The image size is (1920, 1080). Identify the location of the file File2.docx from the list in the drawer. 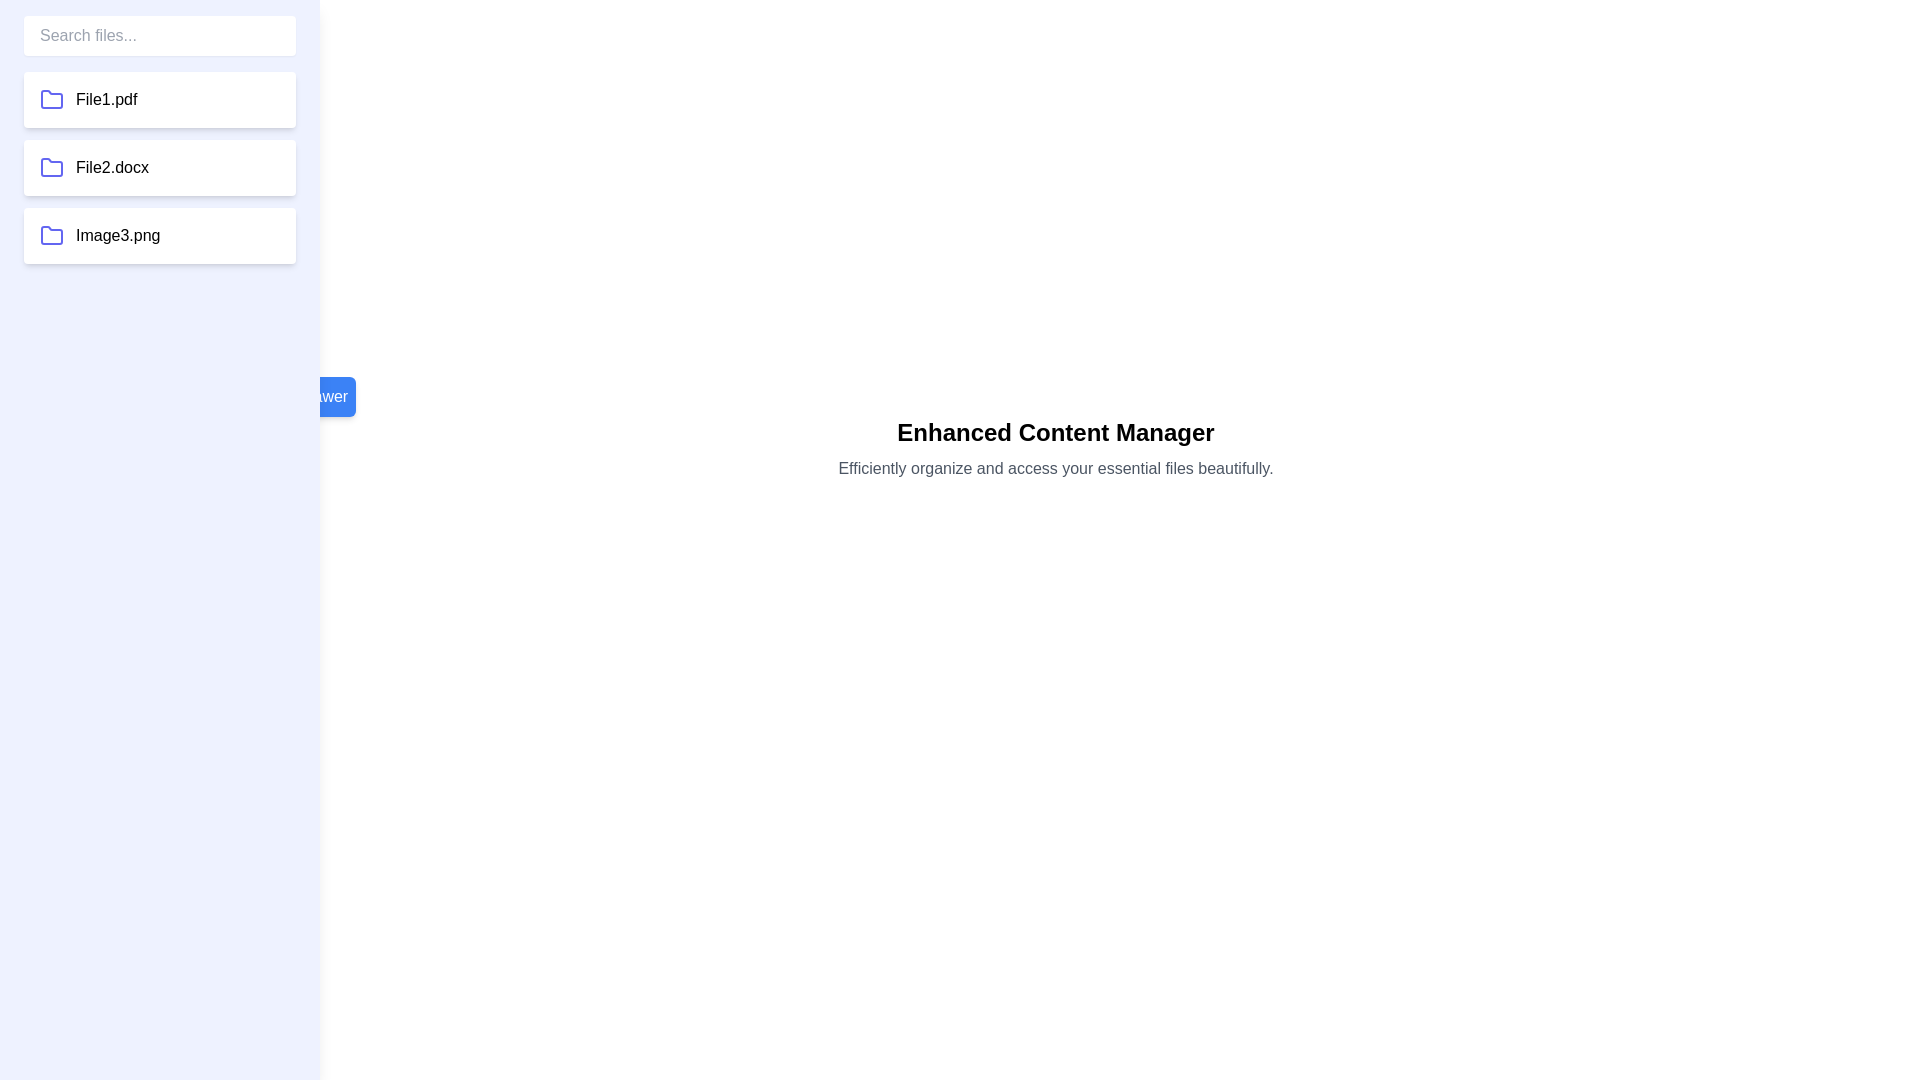
(158, 167).